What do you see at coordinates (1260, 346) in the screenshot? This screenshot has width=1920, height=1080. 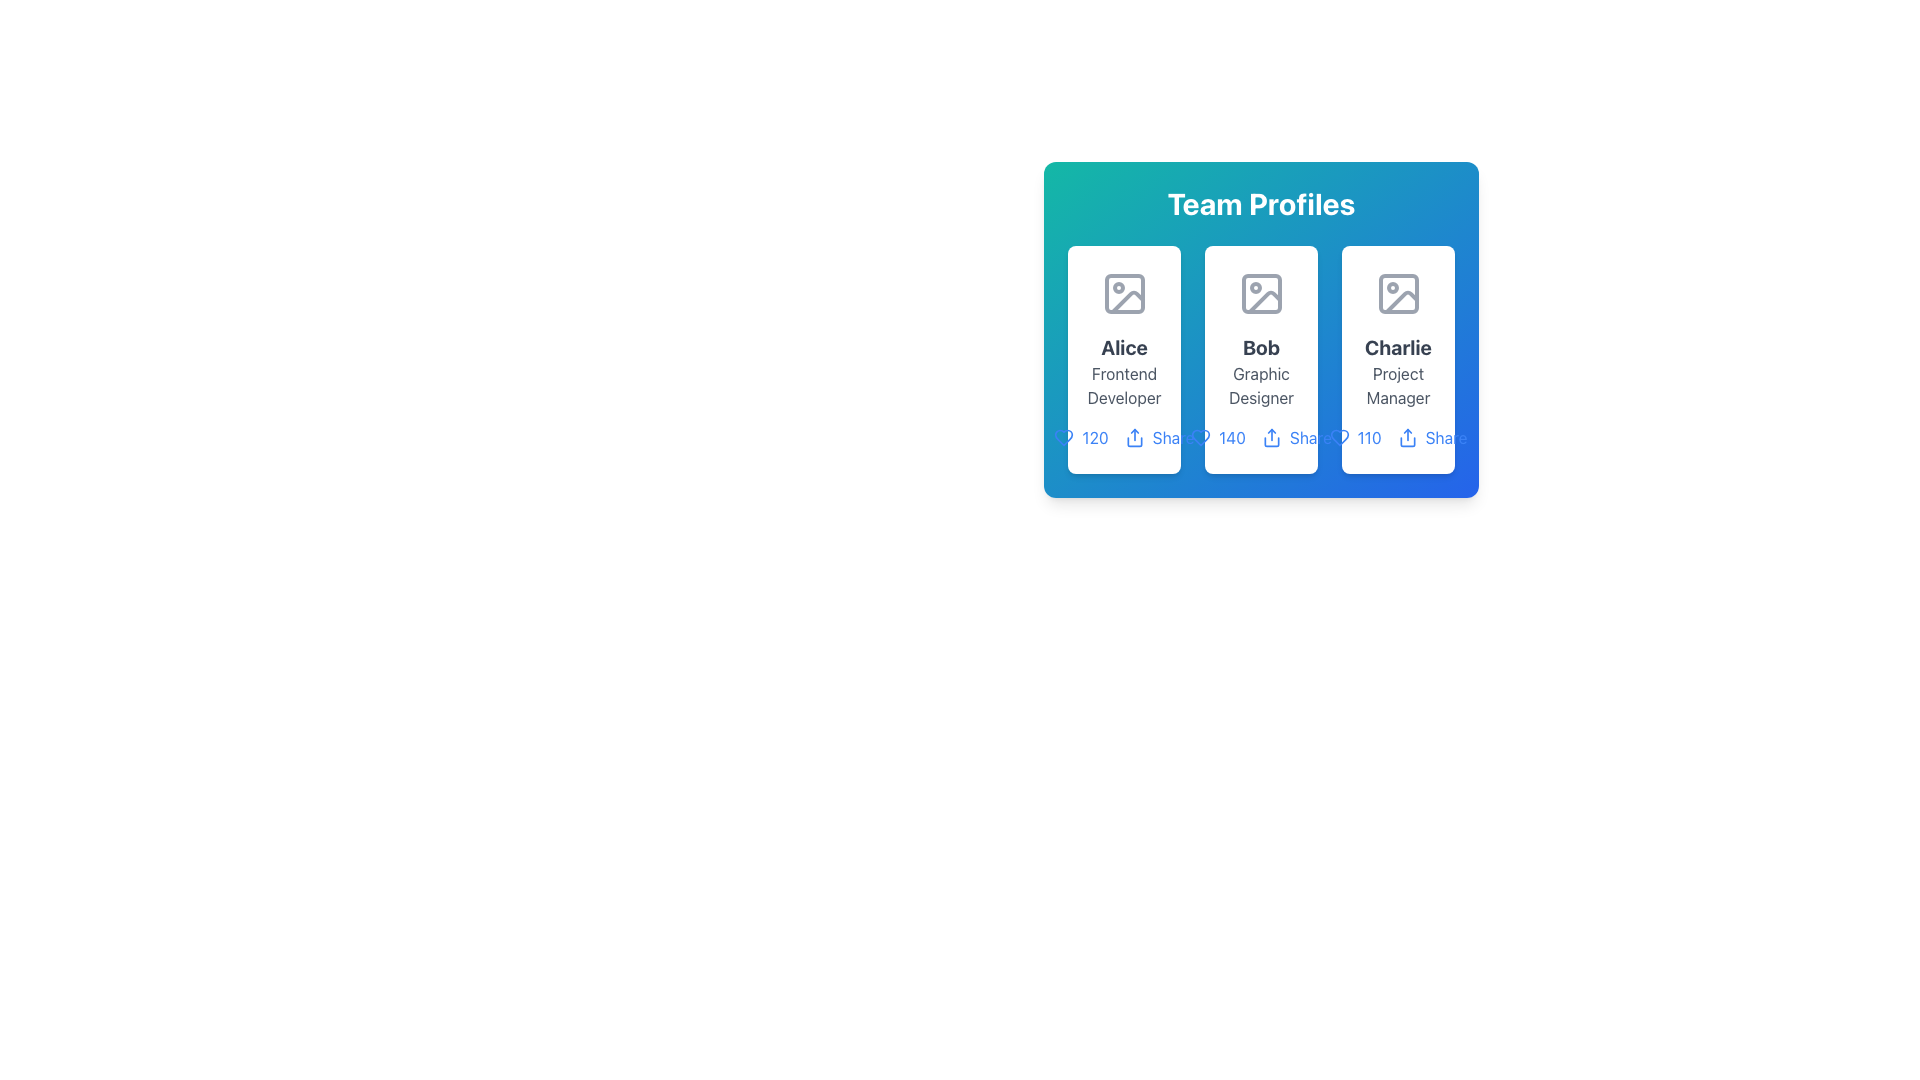 I see `the text label displaying 'Bob' in bold font, positioned in the middle card of the 'Team Profiles' section, above 'Graphic Designer'` at bounding box center [1260, 346].